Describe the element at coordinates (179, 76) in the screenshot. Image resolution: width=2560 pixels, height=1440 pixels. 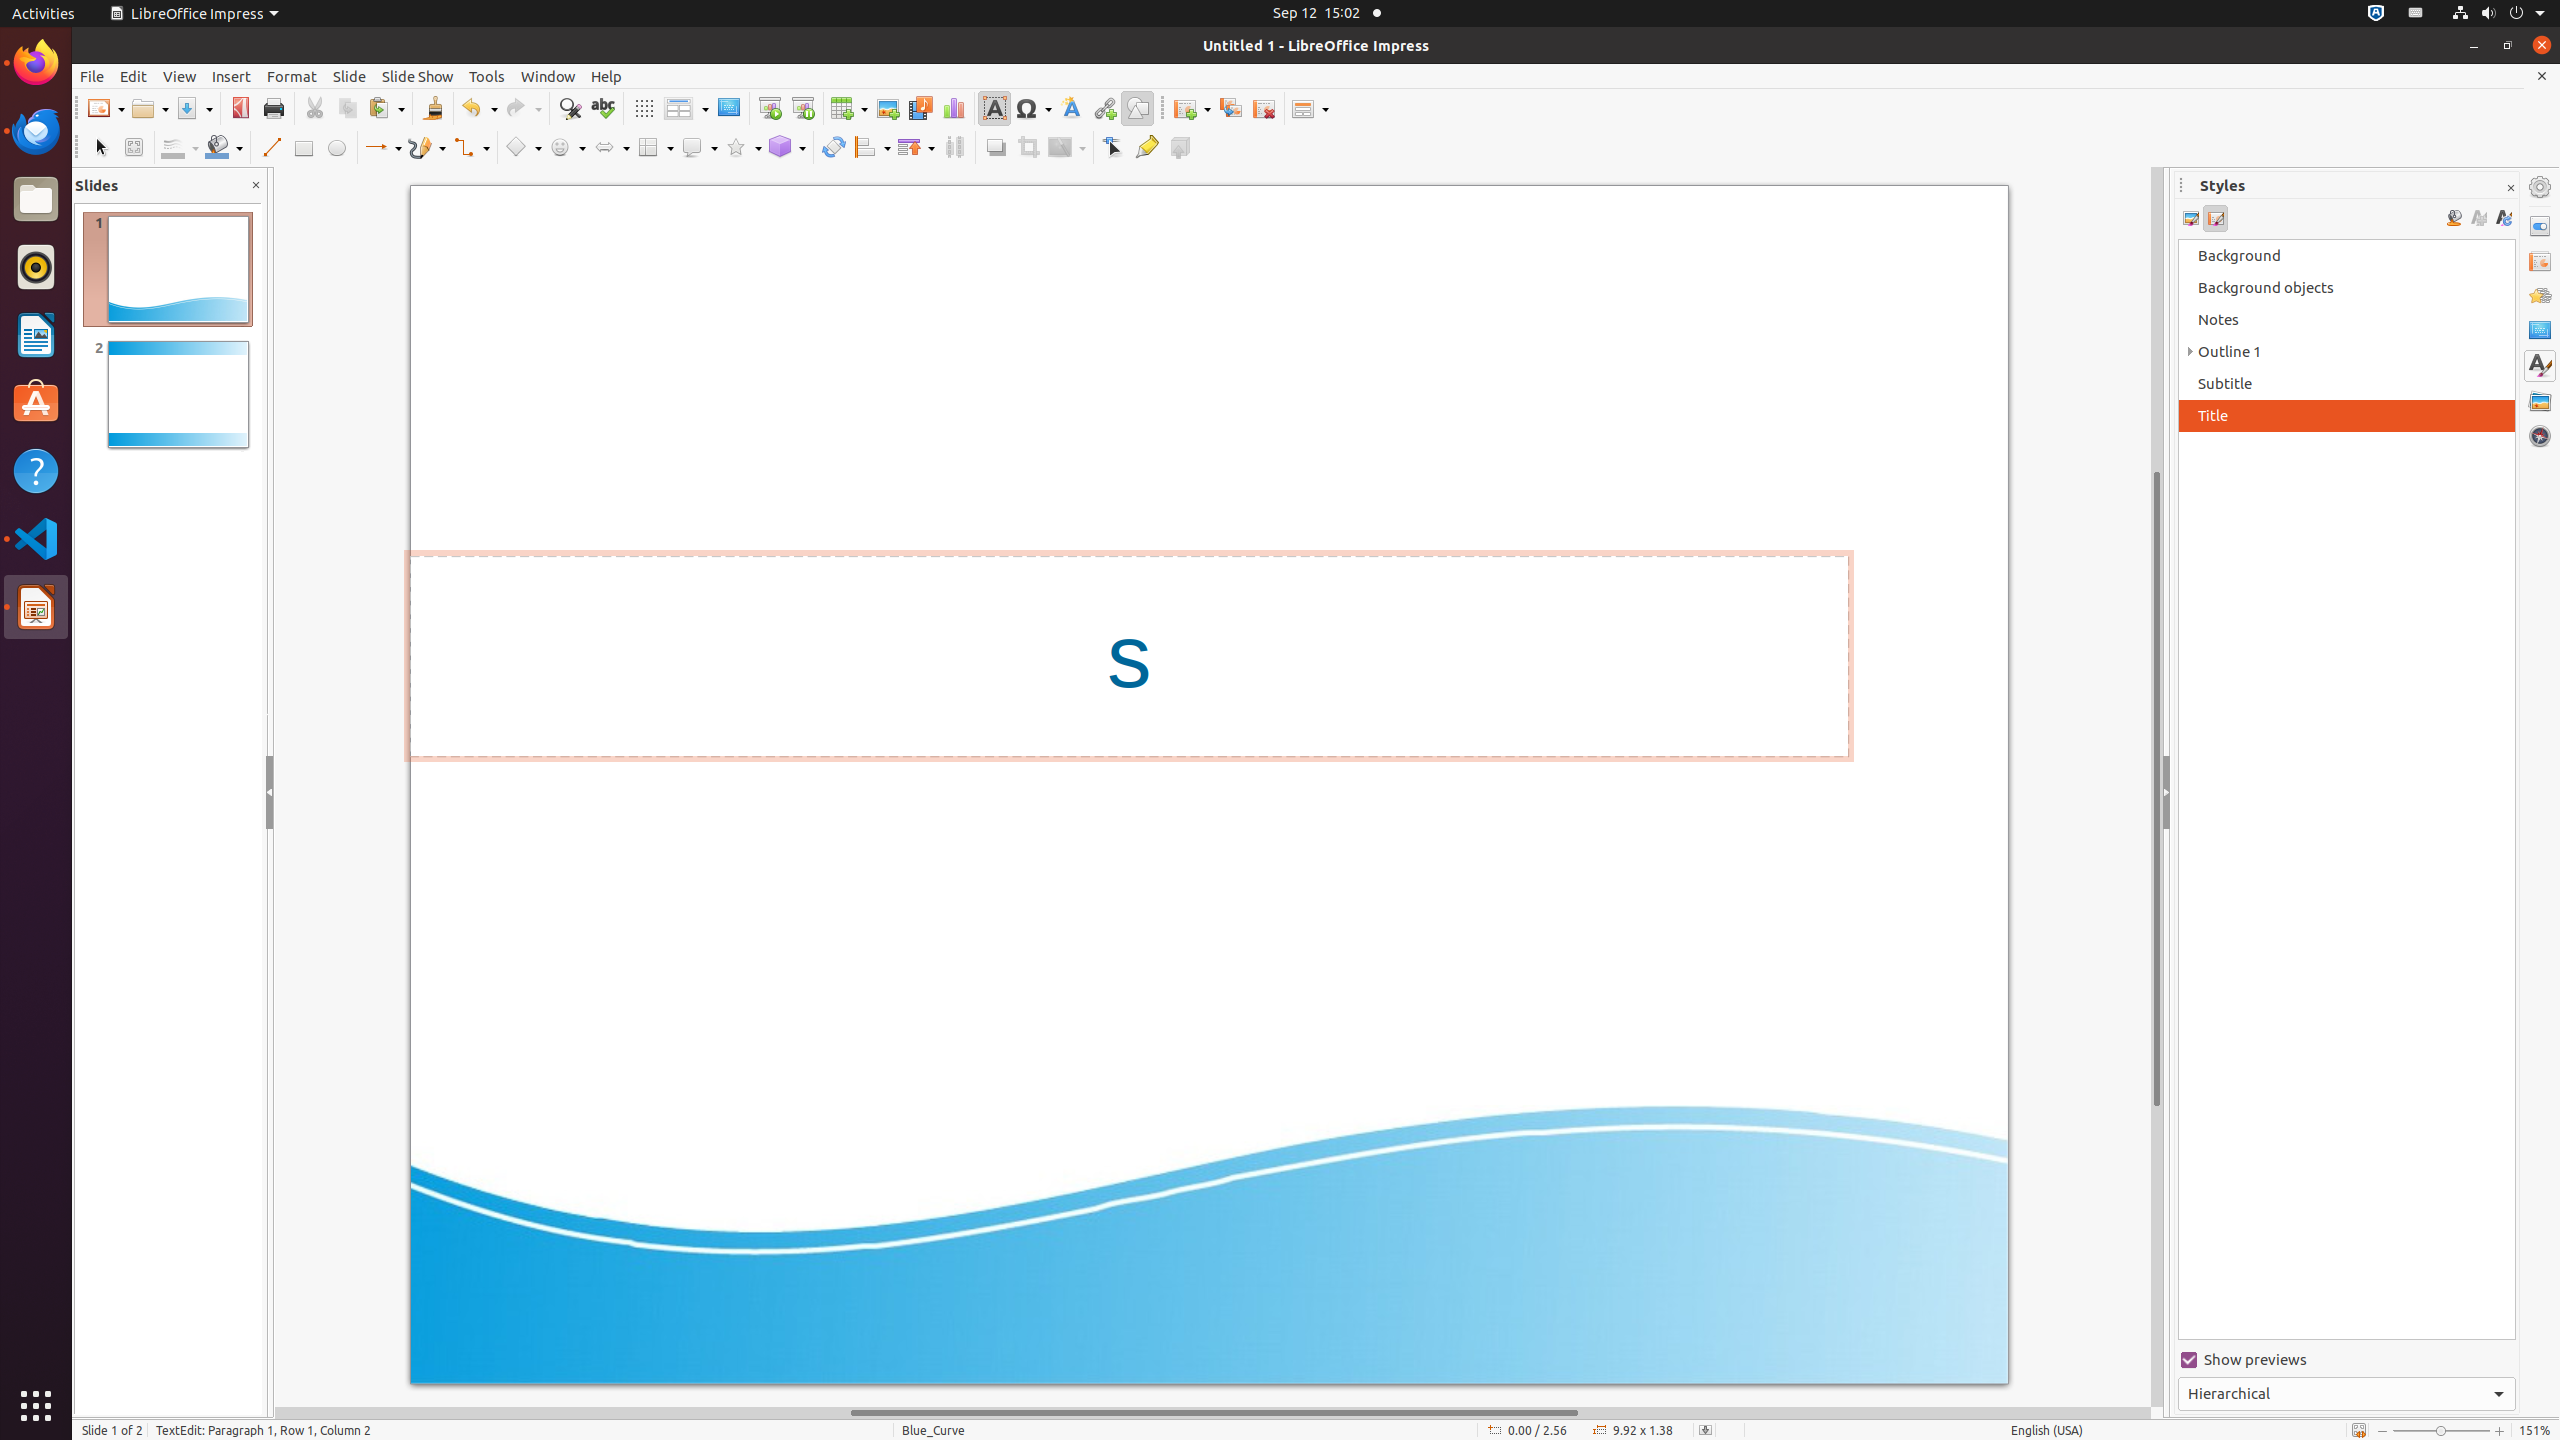
I see `'View'` at that location.